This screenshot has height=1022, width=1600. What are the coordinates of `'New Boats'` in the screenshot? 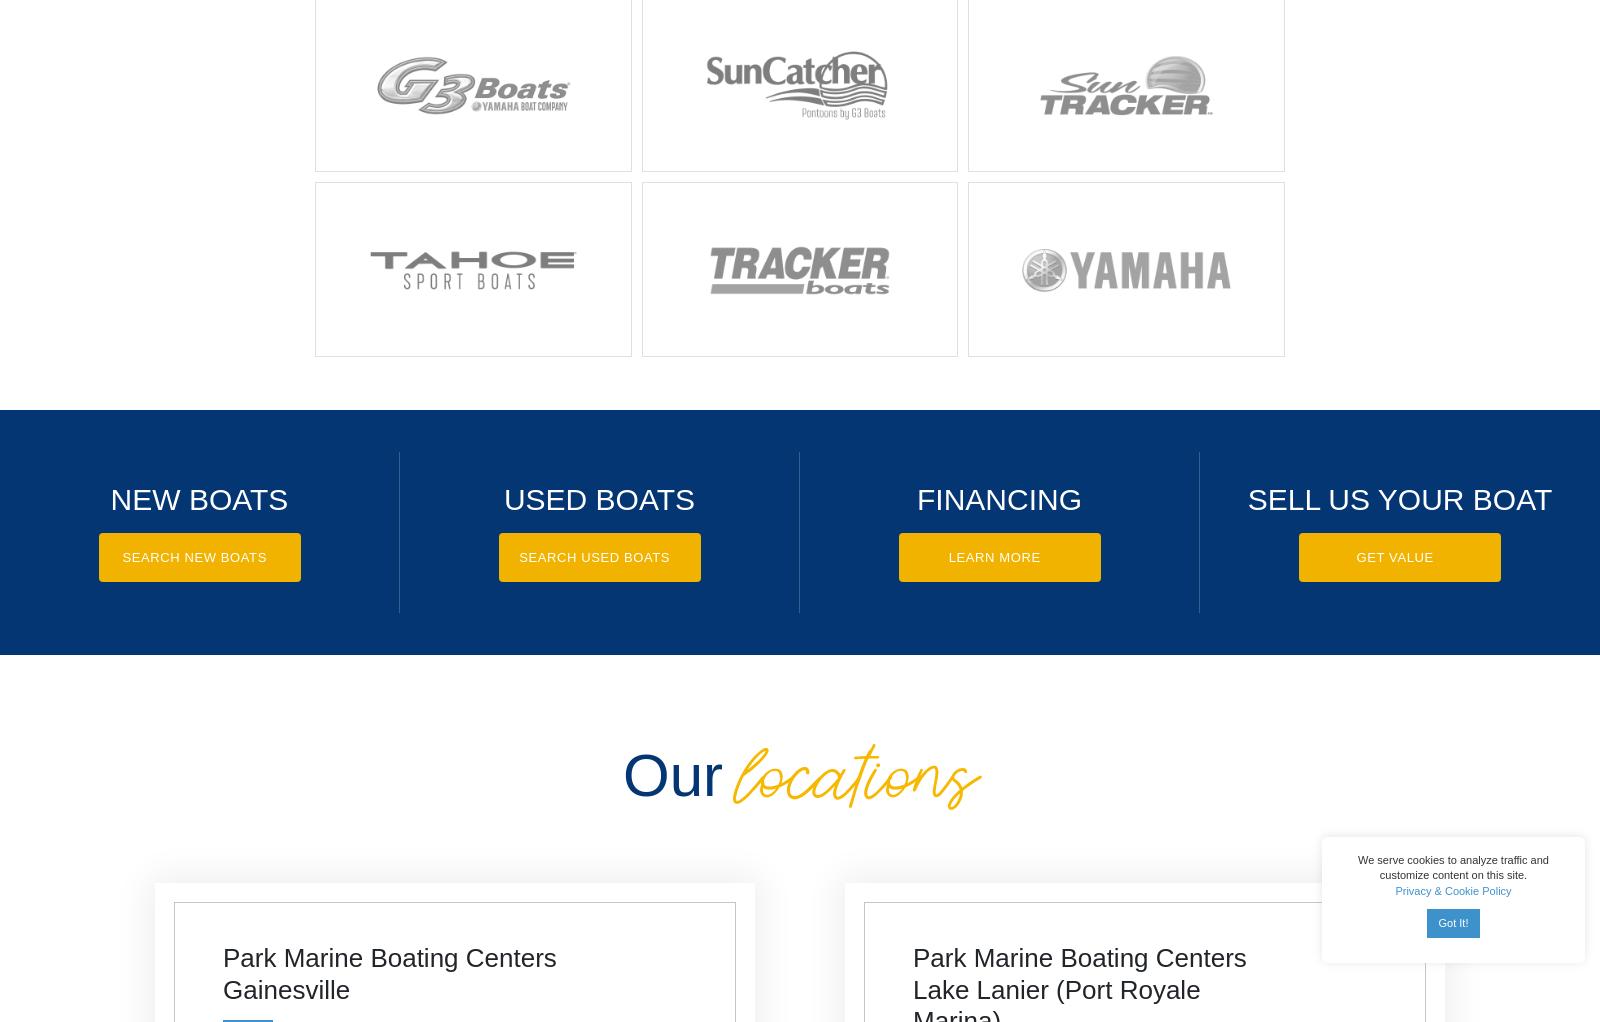 It's located at (198, 498).